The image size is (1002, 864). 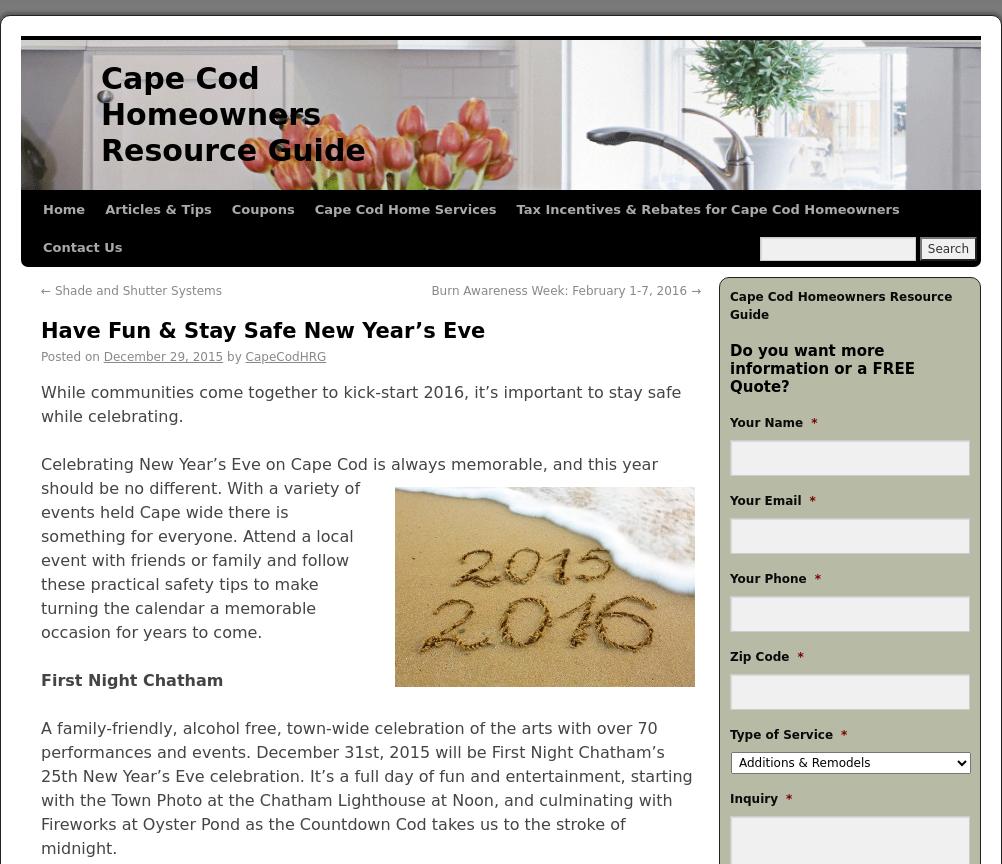 What do you see at coordinates (70, 356) in the screenshot?
I see `'Posted on'` at bounding box center [70, 356].